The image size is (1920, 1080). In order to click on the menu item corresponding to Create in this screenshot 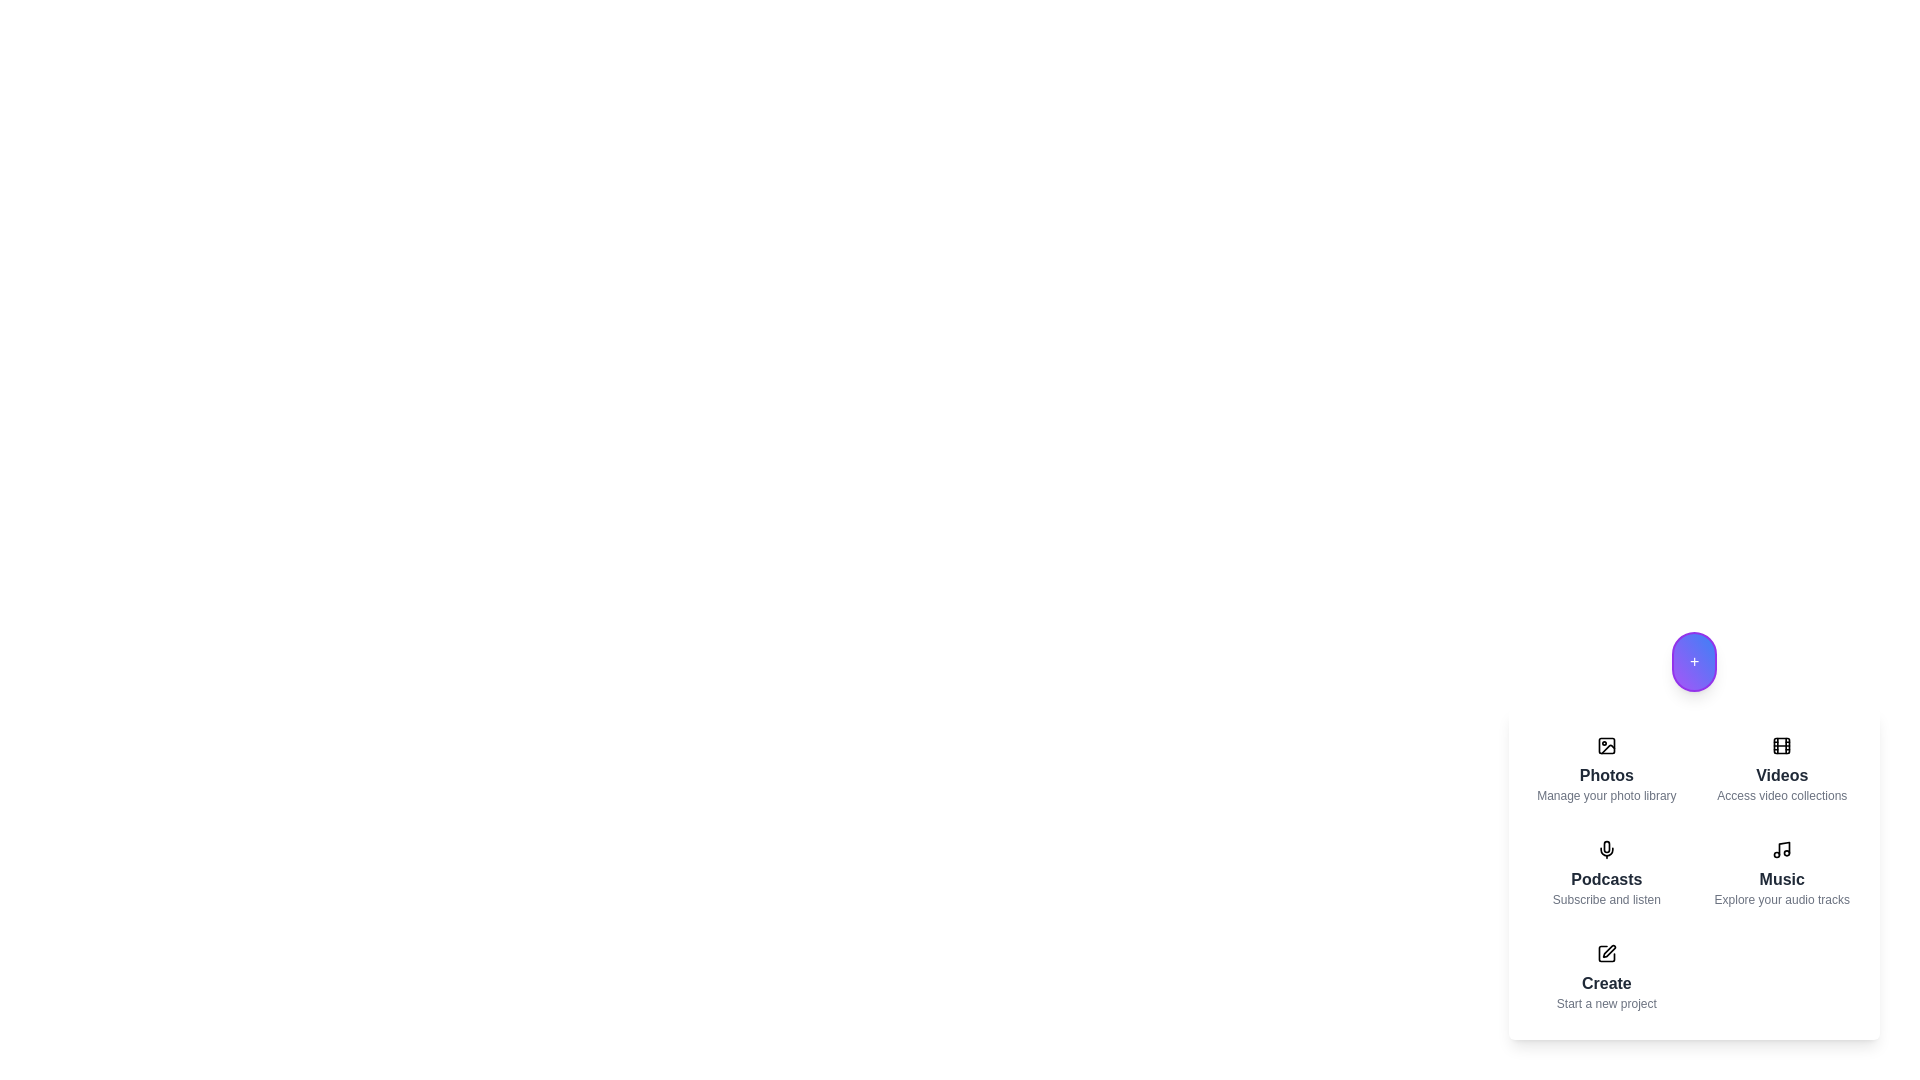, I will do `click(1606, 977)`.